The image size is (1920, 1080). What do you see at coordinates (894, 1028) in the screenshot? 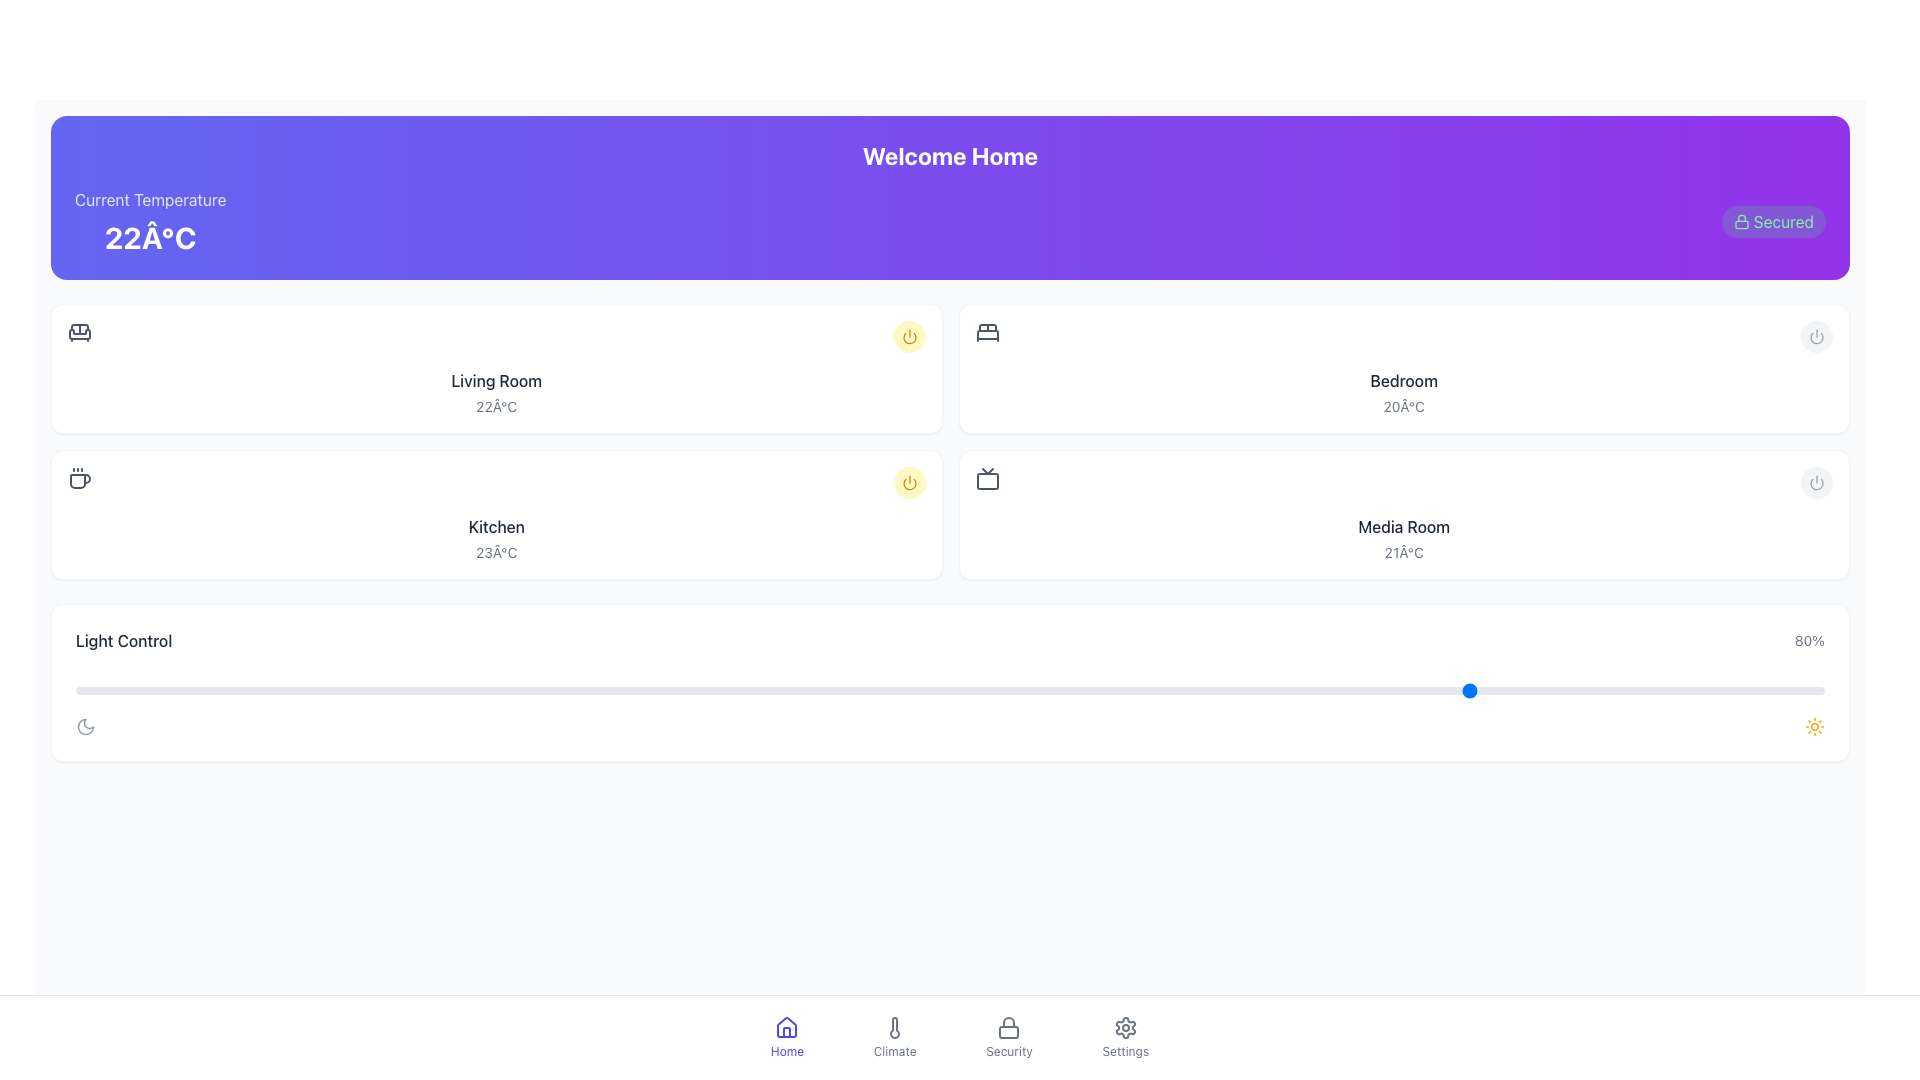
I see `the climate icon located in the bottom navigation bar under the label 'Climate'` at bounding box center [894, 1028].